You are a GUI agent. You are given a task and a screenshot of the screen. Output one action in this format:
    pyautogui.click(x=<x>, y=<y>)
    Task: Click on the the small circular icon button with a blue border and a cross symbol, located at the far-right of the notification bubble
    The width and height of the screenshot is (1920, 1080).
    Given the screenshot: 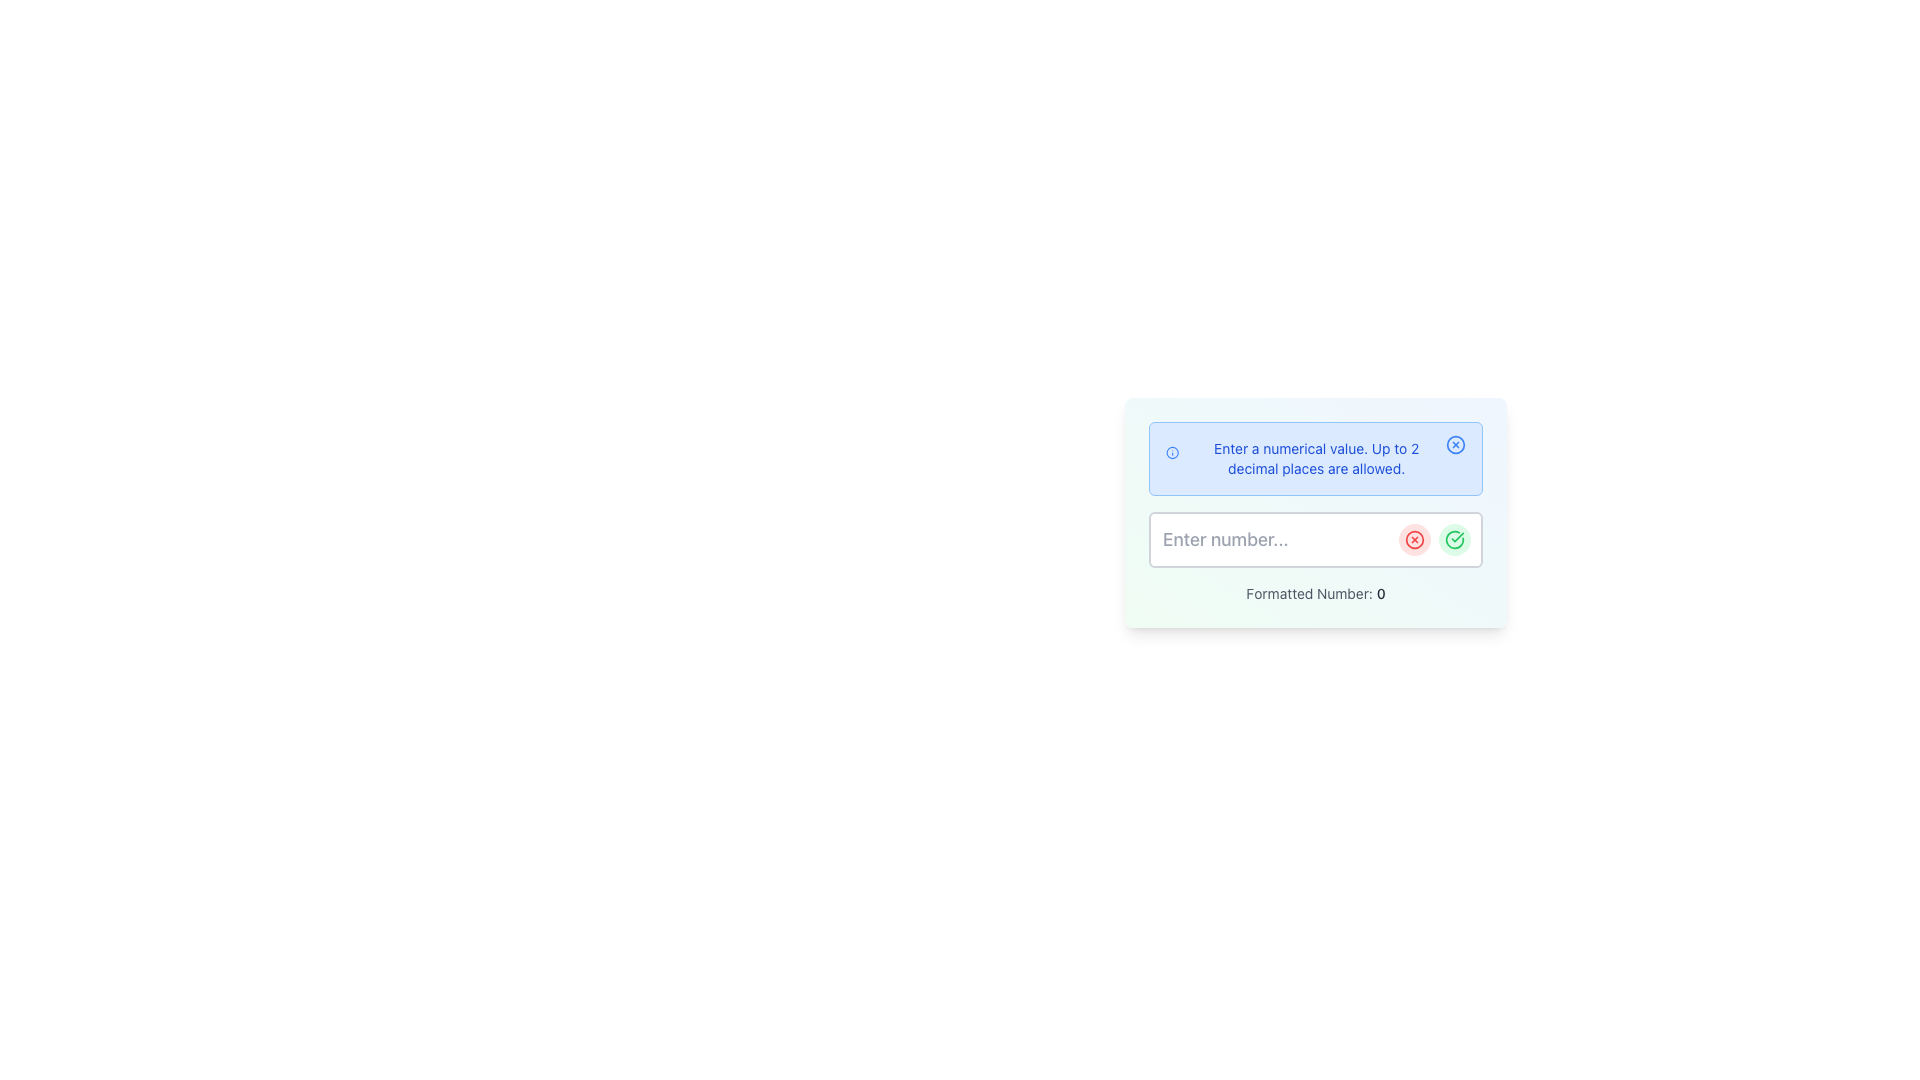 What is the action you would take?
    pyautogui.click(x=1455, y=443)
    